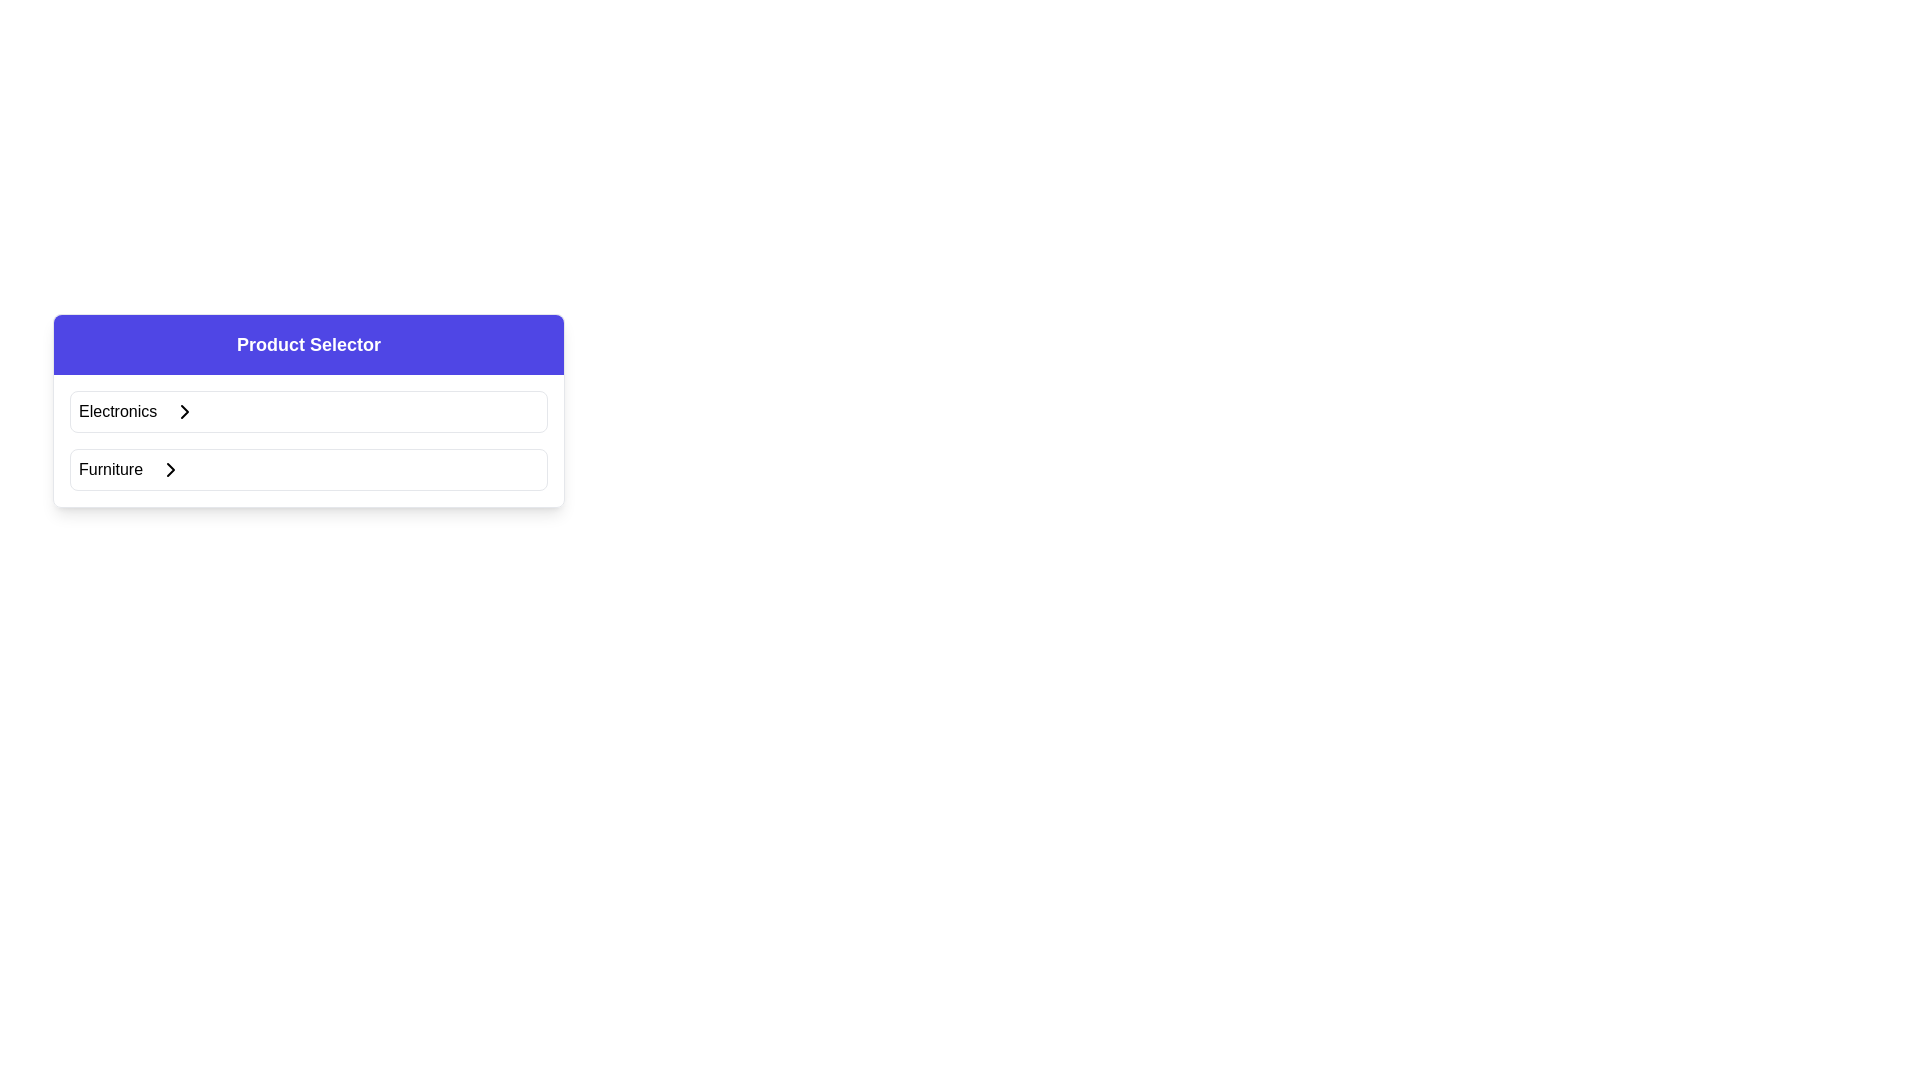  What do you see at coordinates (307, 470) in the screenshot?
I see `the selectable navigation option for 'Furniture' located below 'Electronics' in the 'Product Selector' list` at bounding box center [307, 470].